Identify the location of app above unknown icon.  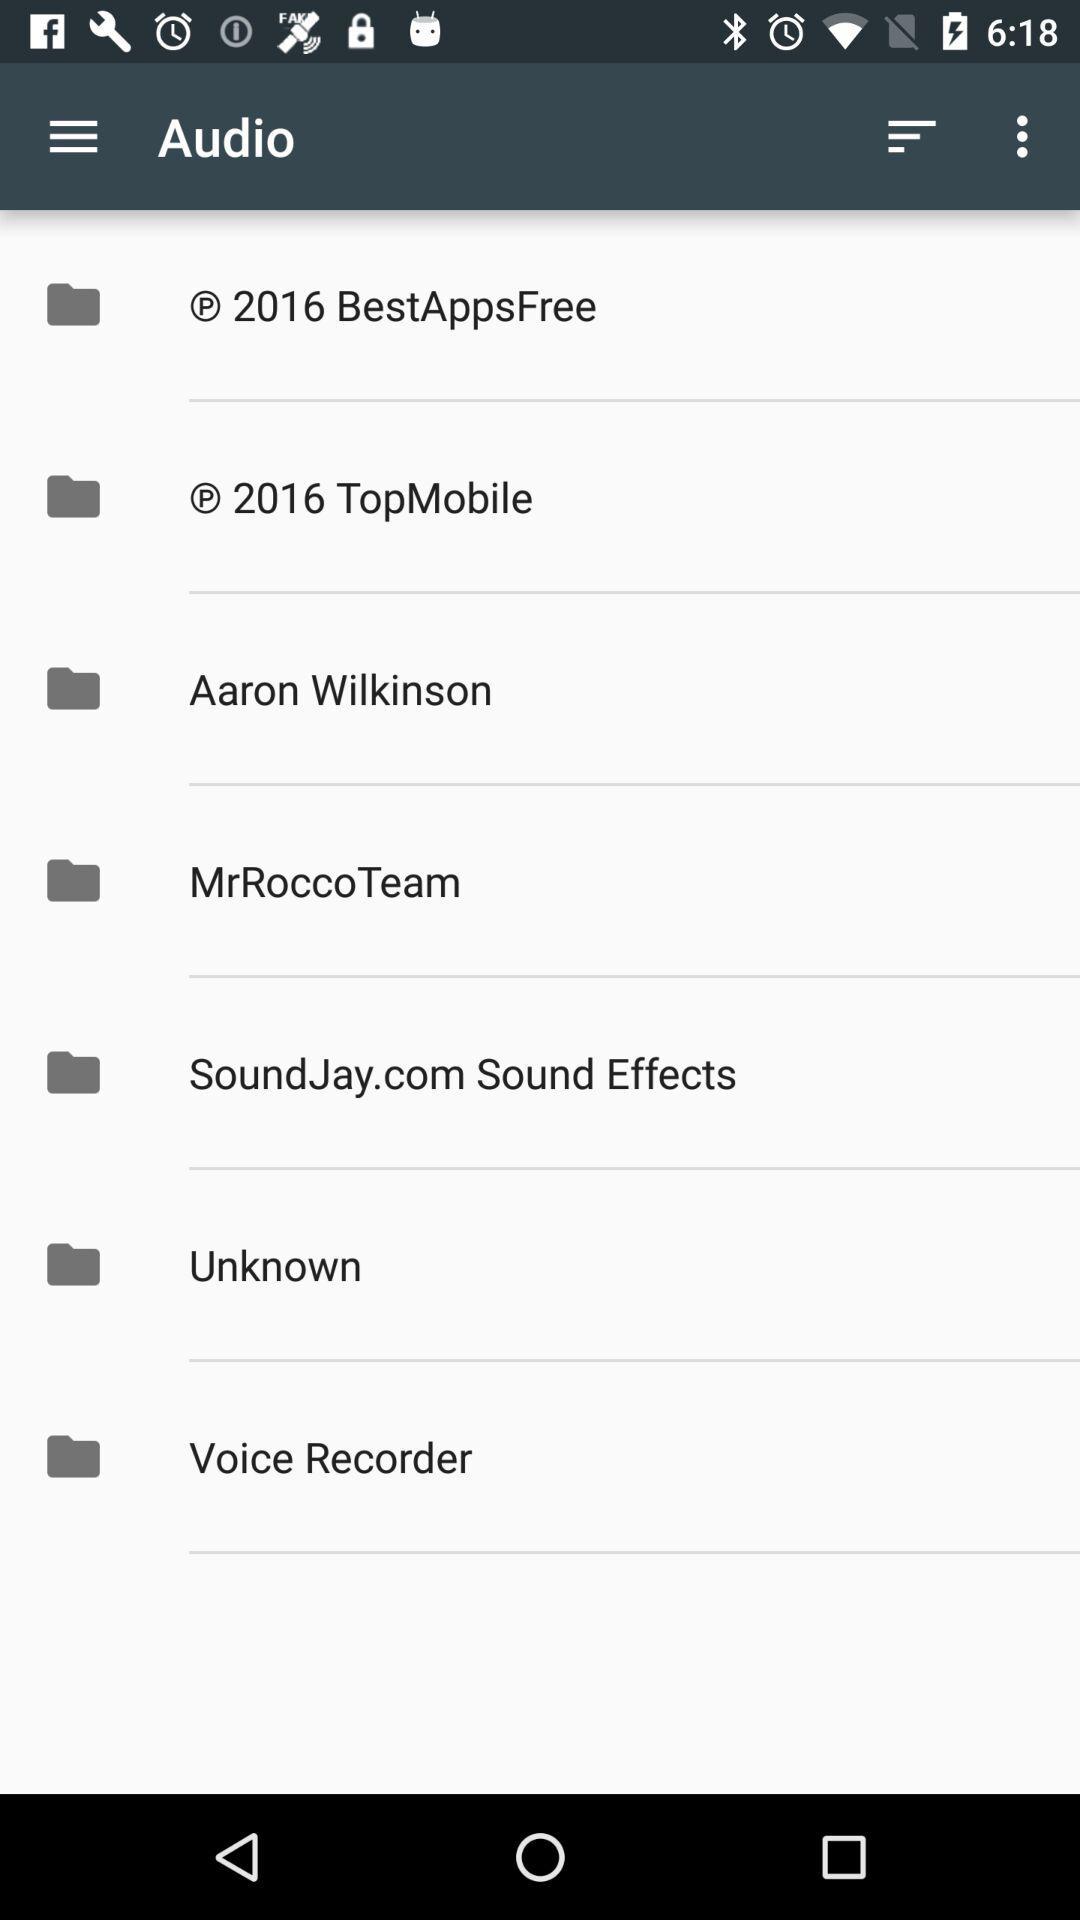
(612, 1071).